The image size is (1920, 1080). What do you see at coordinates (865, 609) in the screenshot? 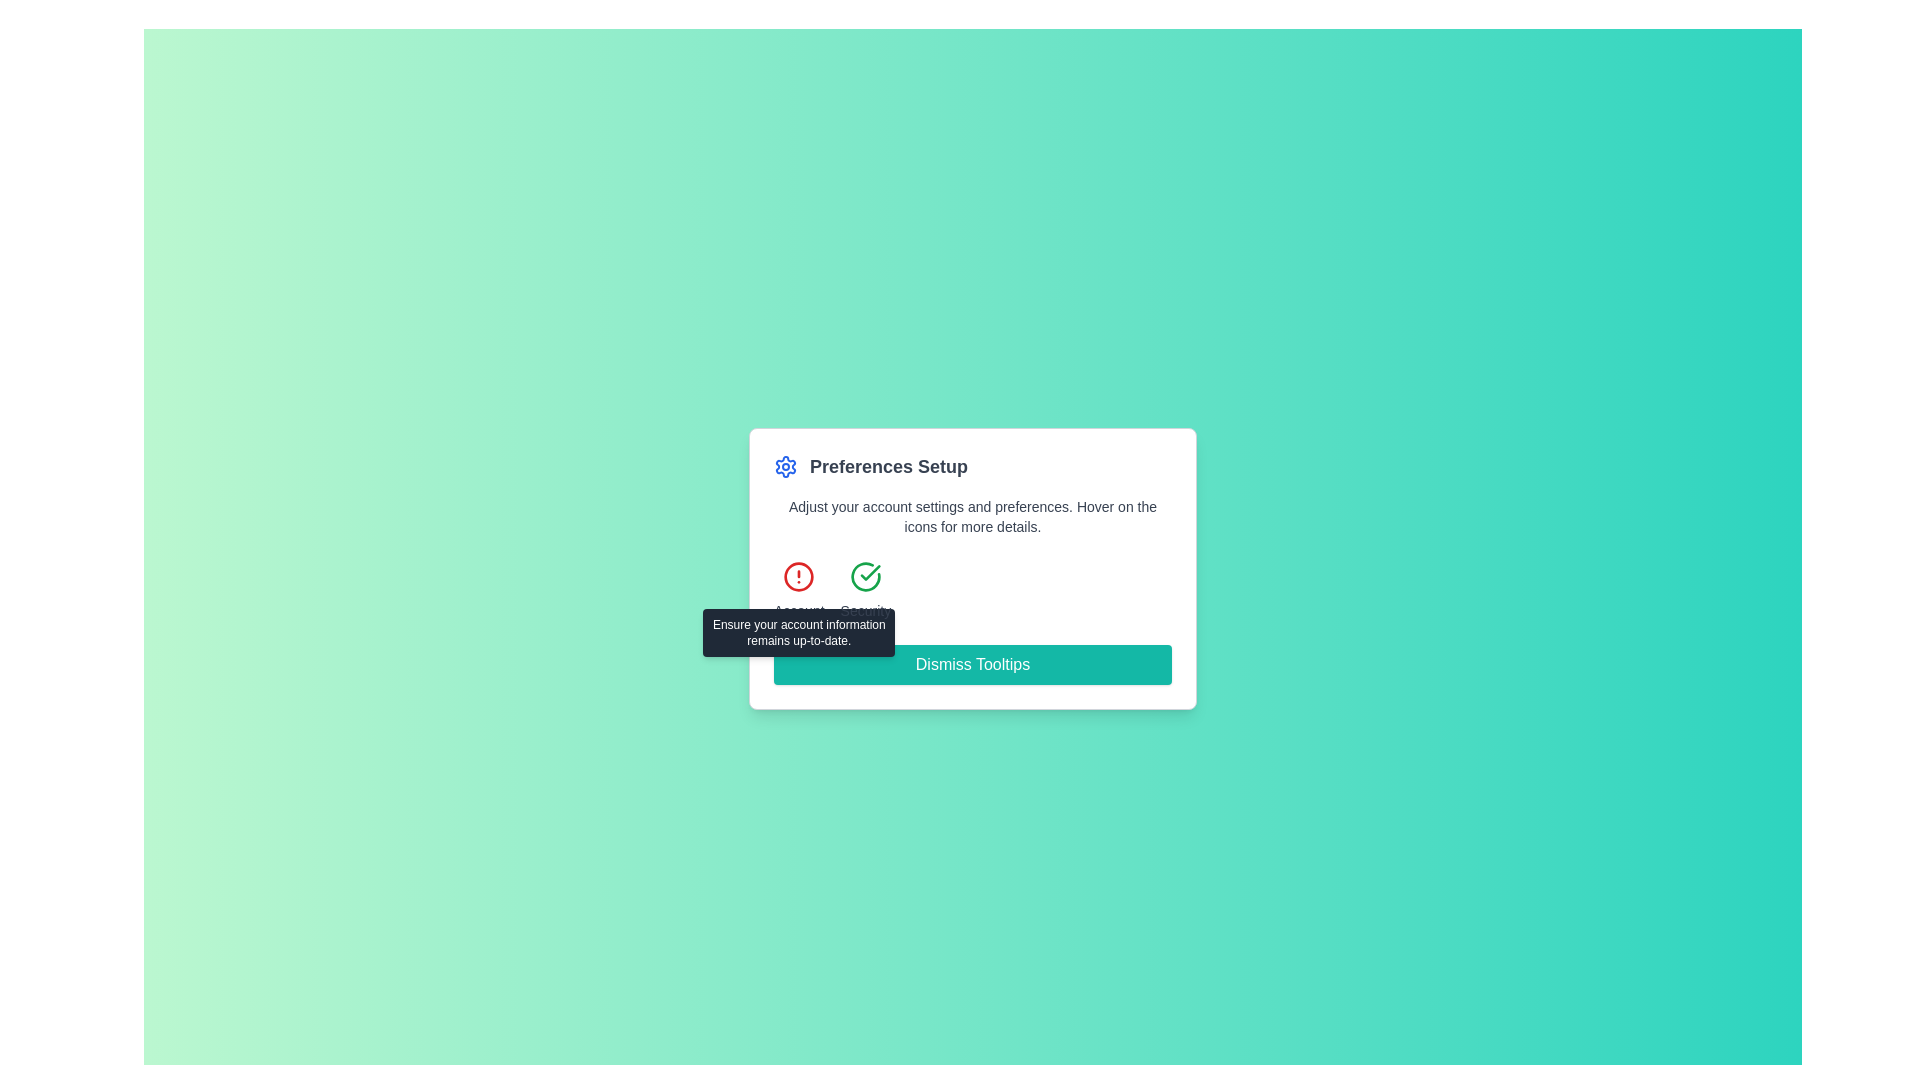
I see `the Text Label that describes the preceding icon, which indicates a security-related feature or status, located below a green checkmark in a white dialog box` at bounding box center [865, 609].